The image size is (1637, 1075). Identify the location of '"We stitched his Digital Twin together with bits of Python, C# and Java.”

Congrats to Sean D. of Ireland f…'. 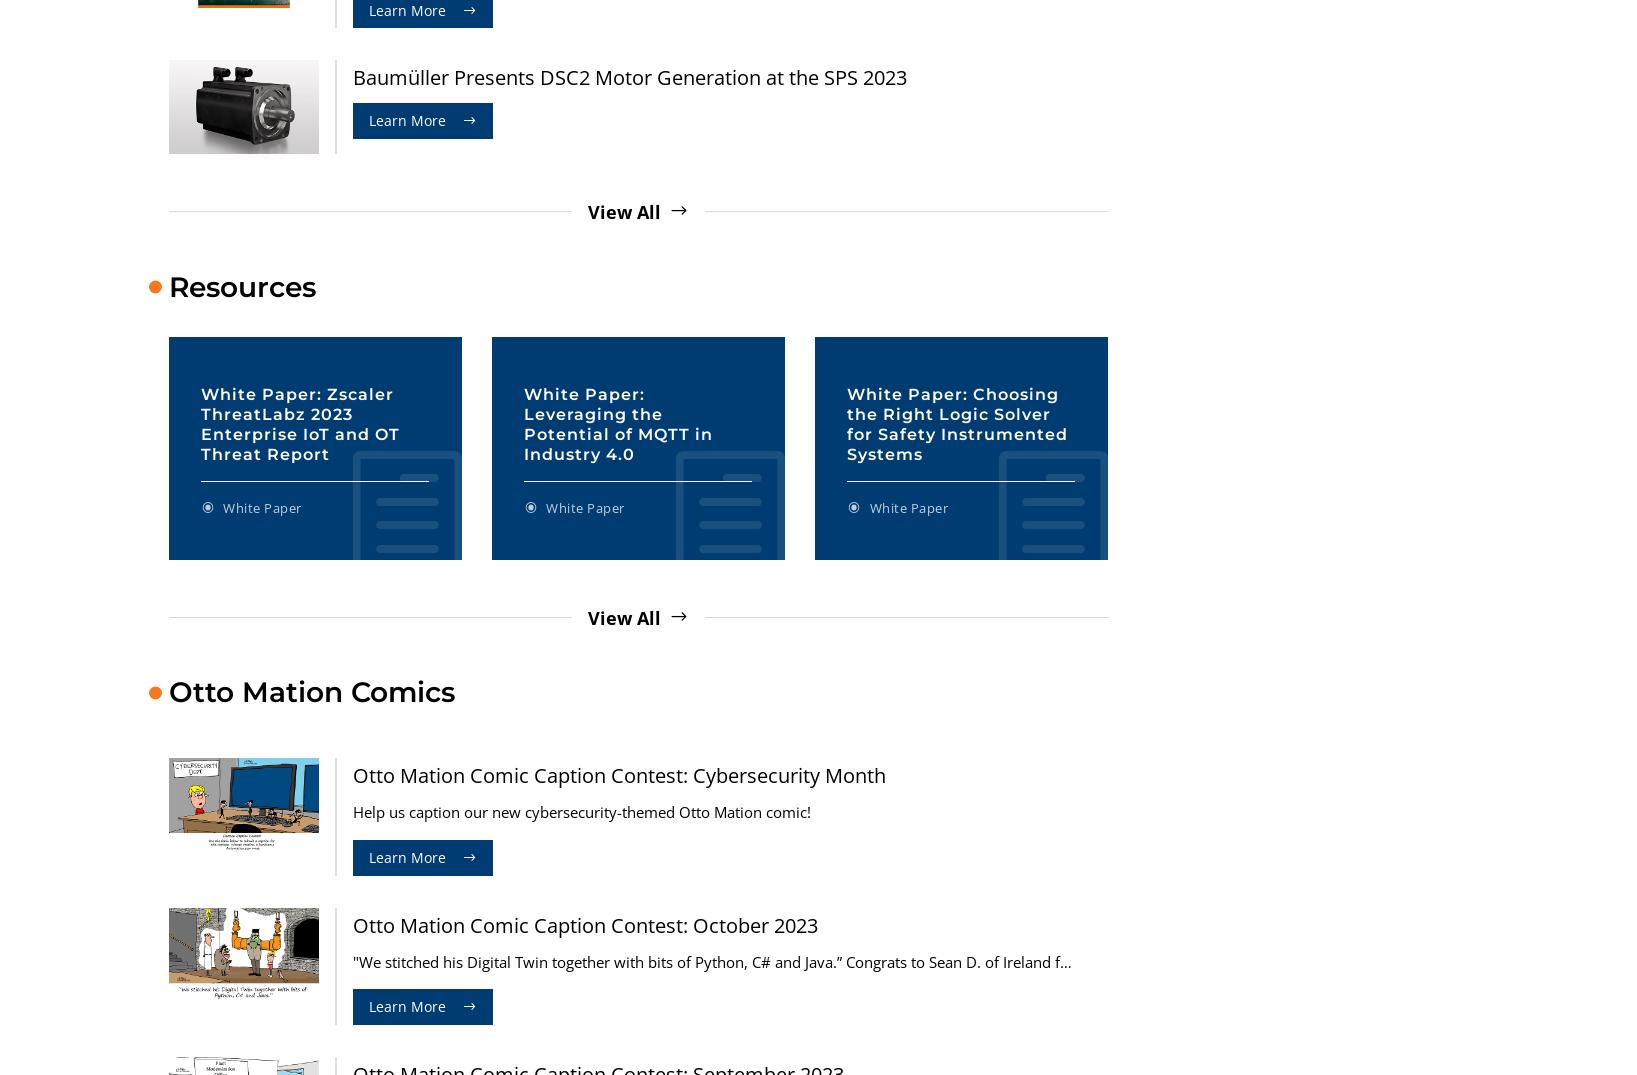
(711, 961).